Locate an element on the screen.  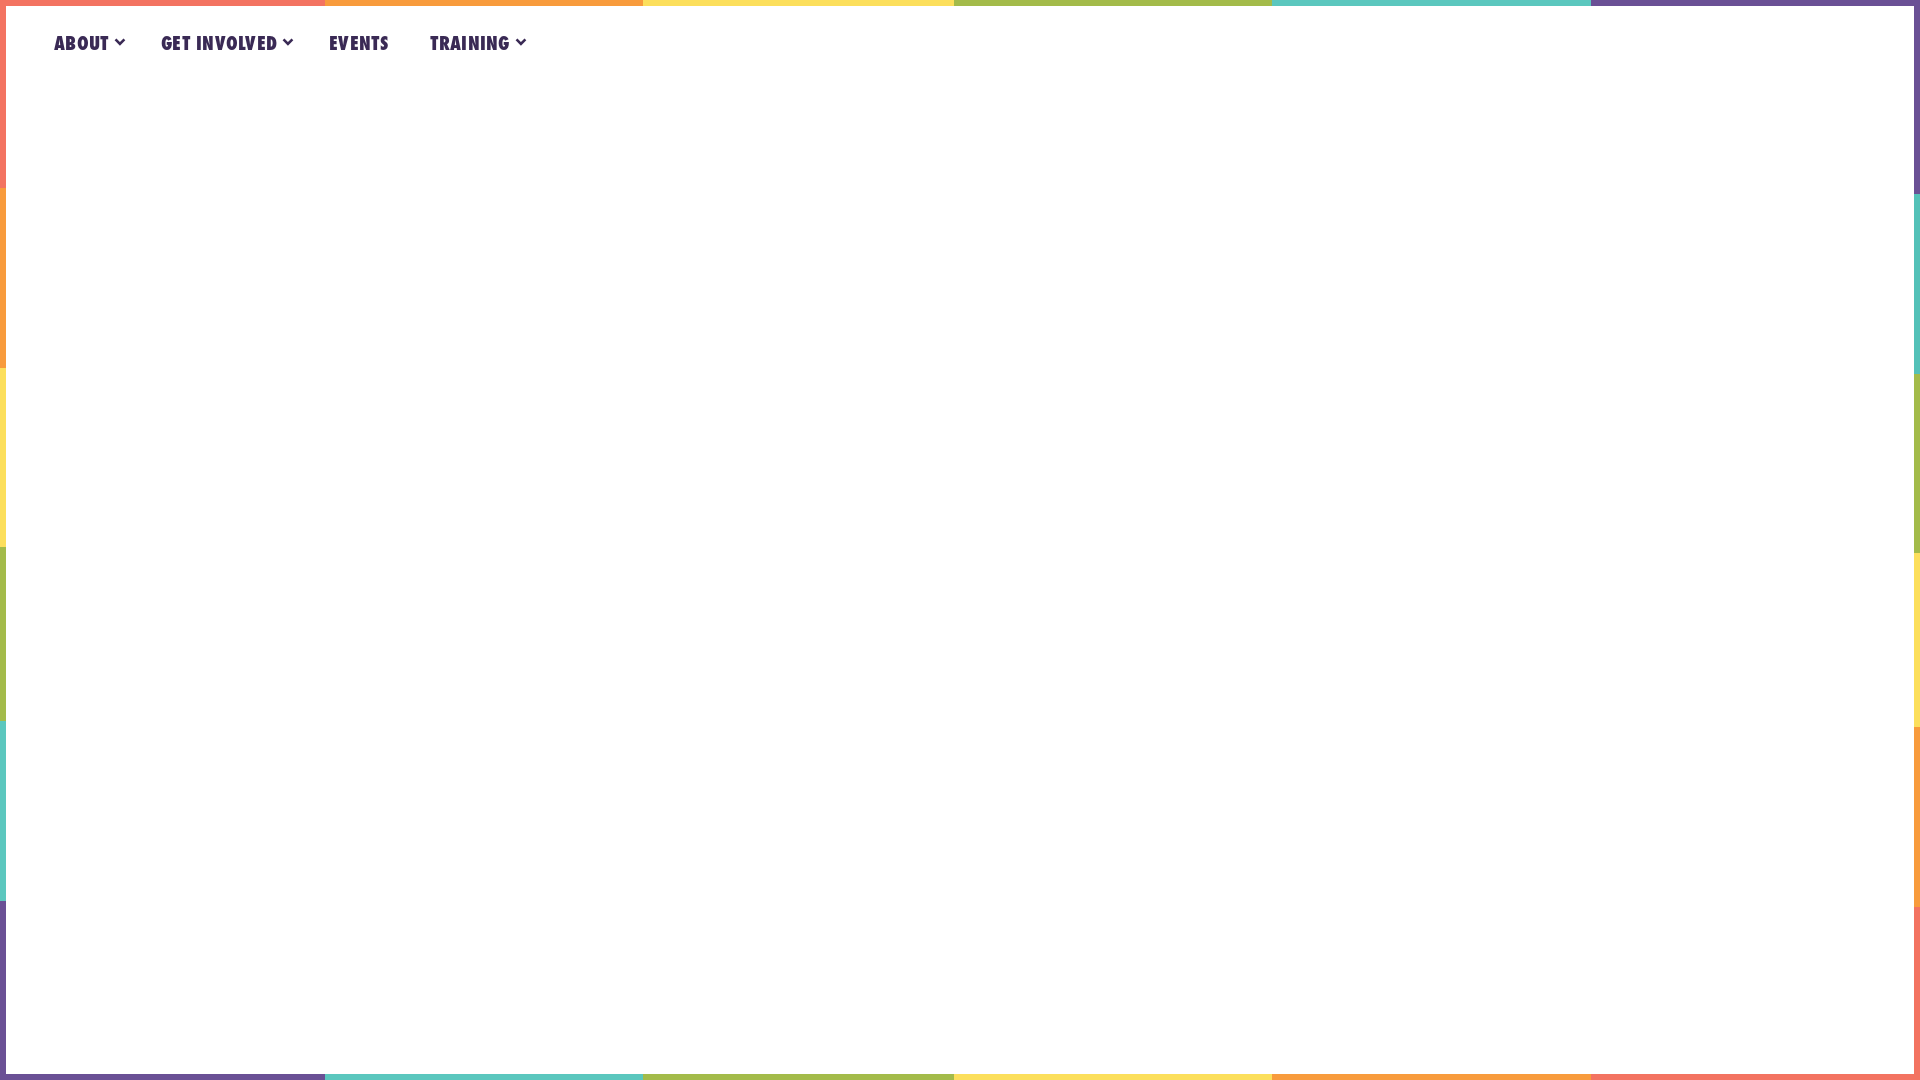
'EVENTS' is located at coordinates (359, 43).